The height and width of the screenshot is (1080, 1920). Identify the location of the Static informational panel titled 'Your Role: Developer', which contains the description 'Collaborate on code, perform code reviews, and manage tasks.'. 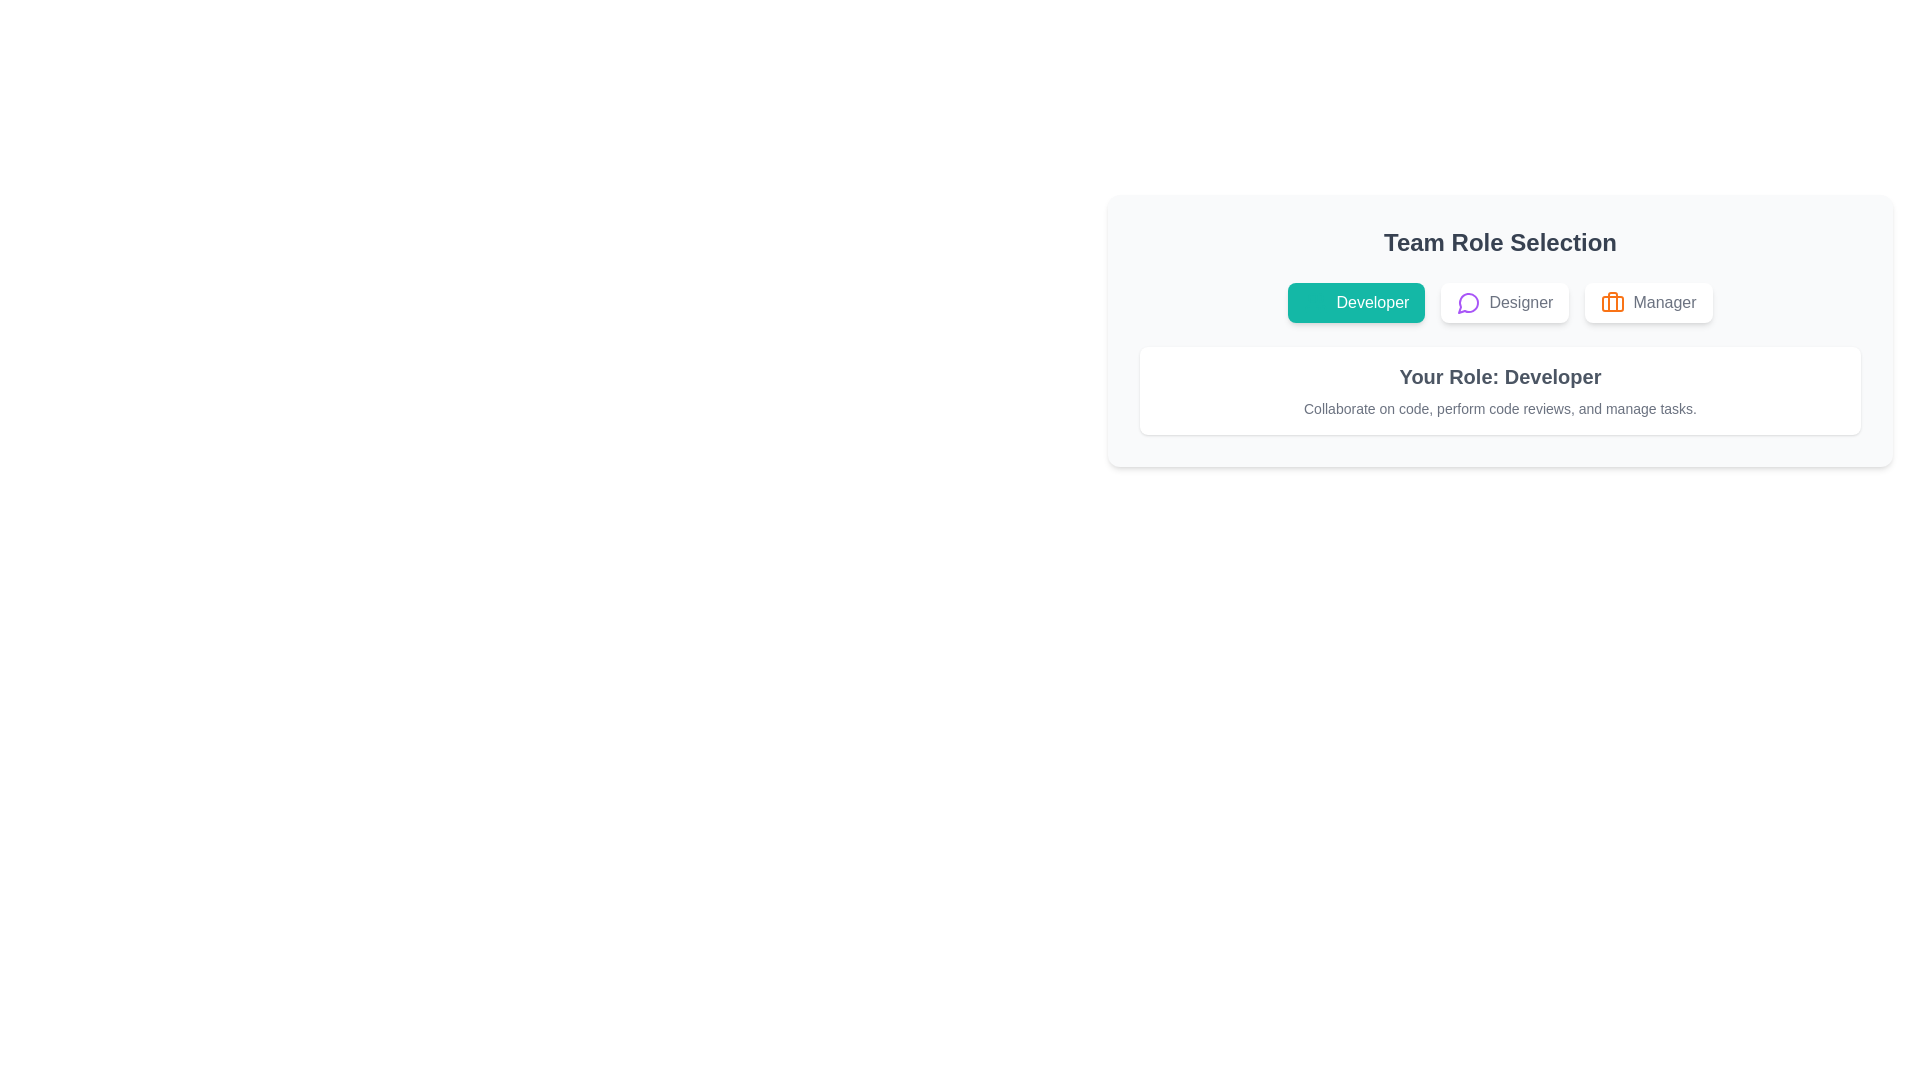
(1500, 390).